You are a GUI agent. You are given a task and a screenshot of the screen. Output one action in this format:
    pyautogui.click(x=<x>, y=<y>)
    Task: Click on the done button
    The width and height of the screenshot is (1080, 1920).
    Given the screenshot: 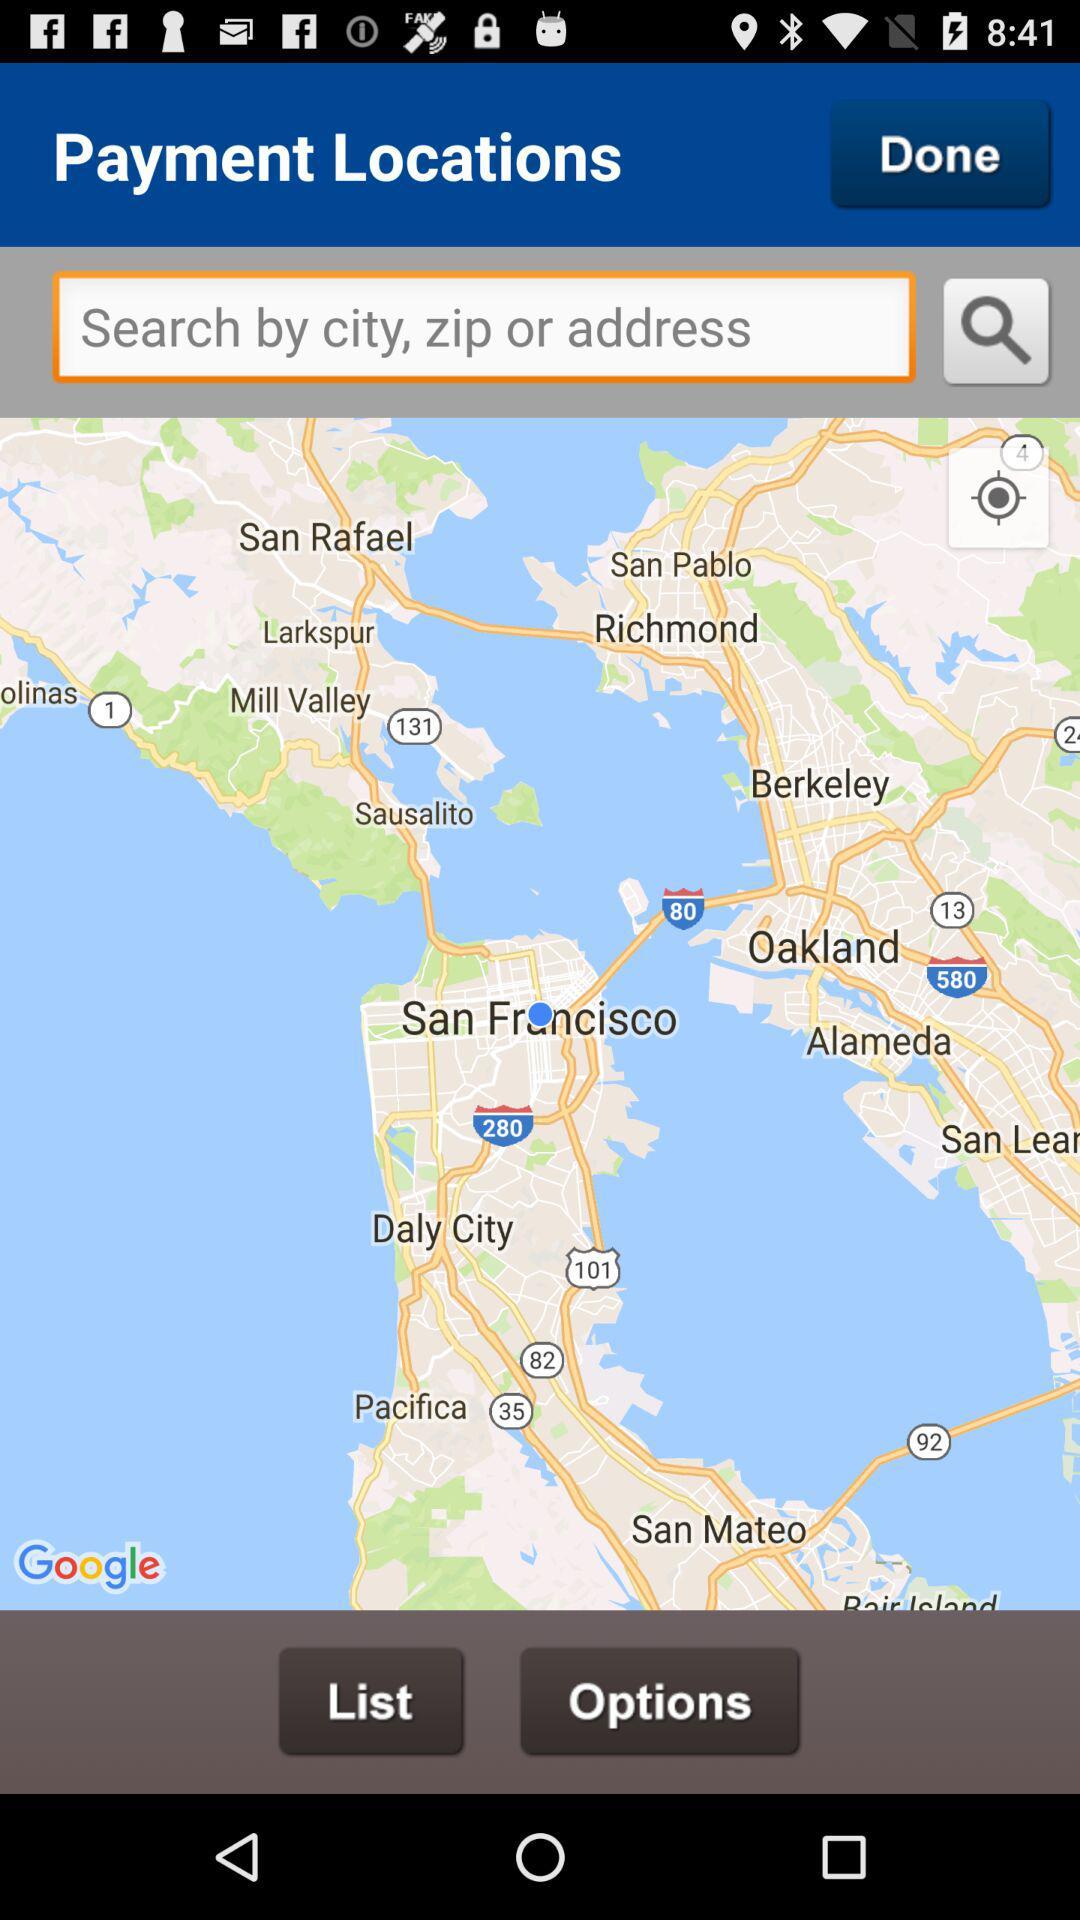 What is the action you would take?
    pyautogui.click(x=941, y=153)
    